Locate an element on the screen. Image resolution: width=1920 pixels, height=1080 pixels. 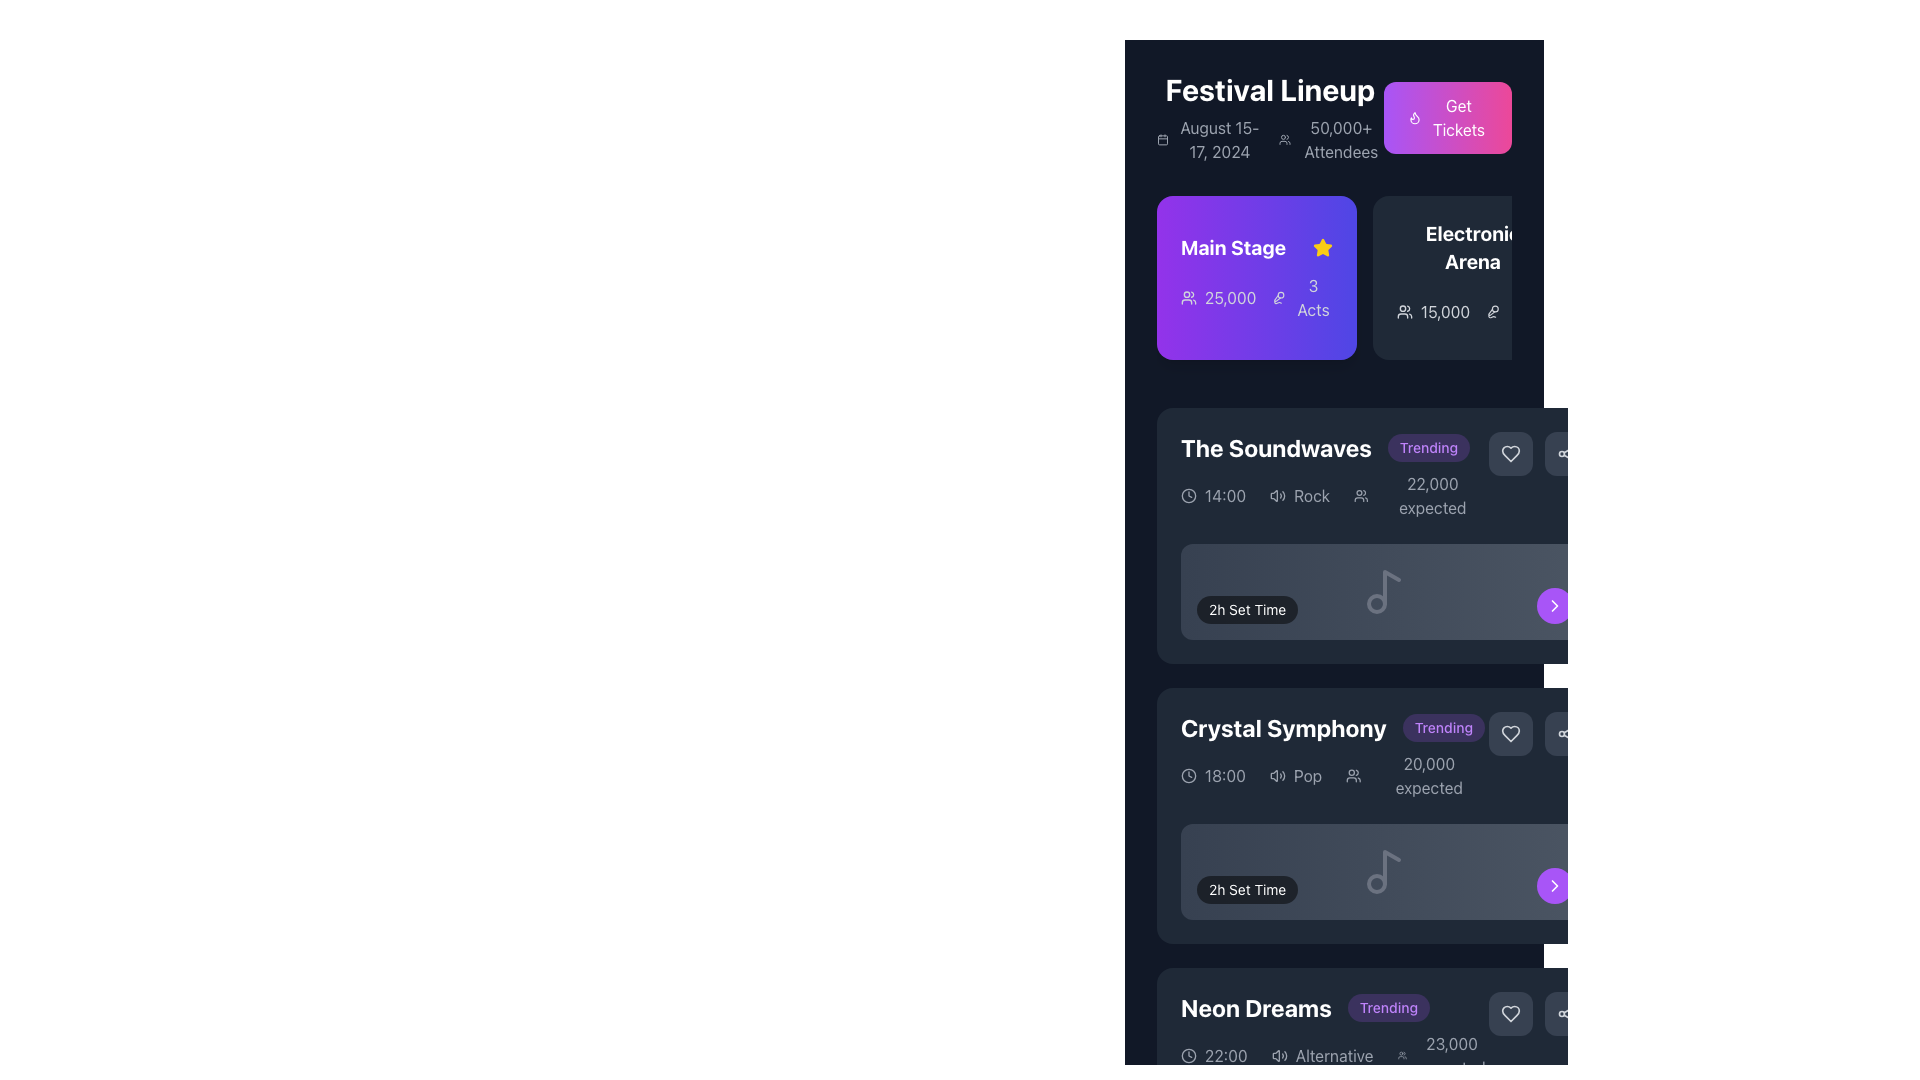
text displayed on the informational label indicating the event duration of '2 hours' located at the bottom-left corner of the 'Crystal Symphony' event card is located at coordinates (1246, 889).